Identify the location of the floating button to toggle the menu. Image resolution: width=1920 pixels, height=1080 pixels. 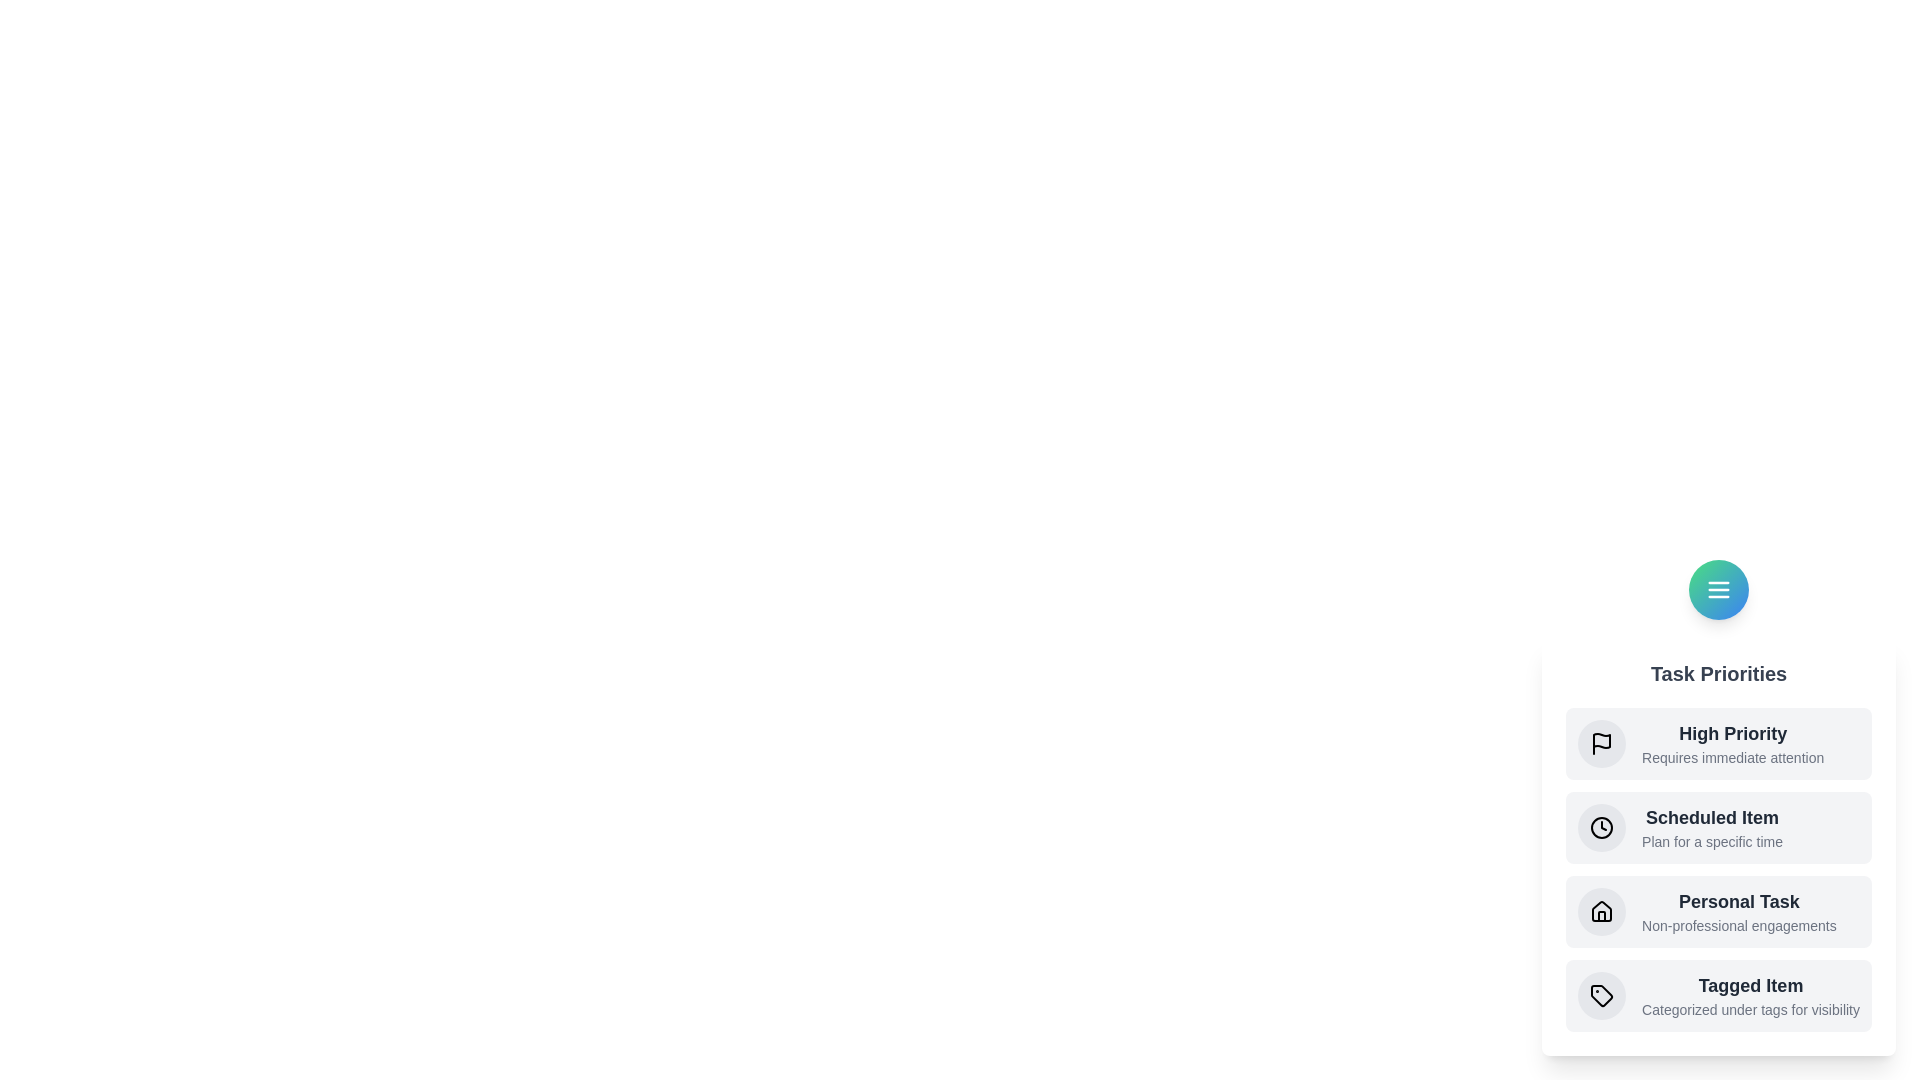
(1717, 589).